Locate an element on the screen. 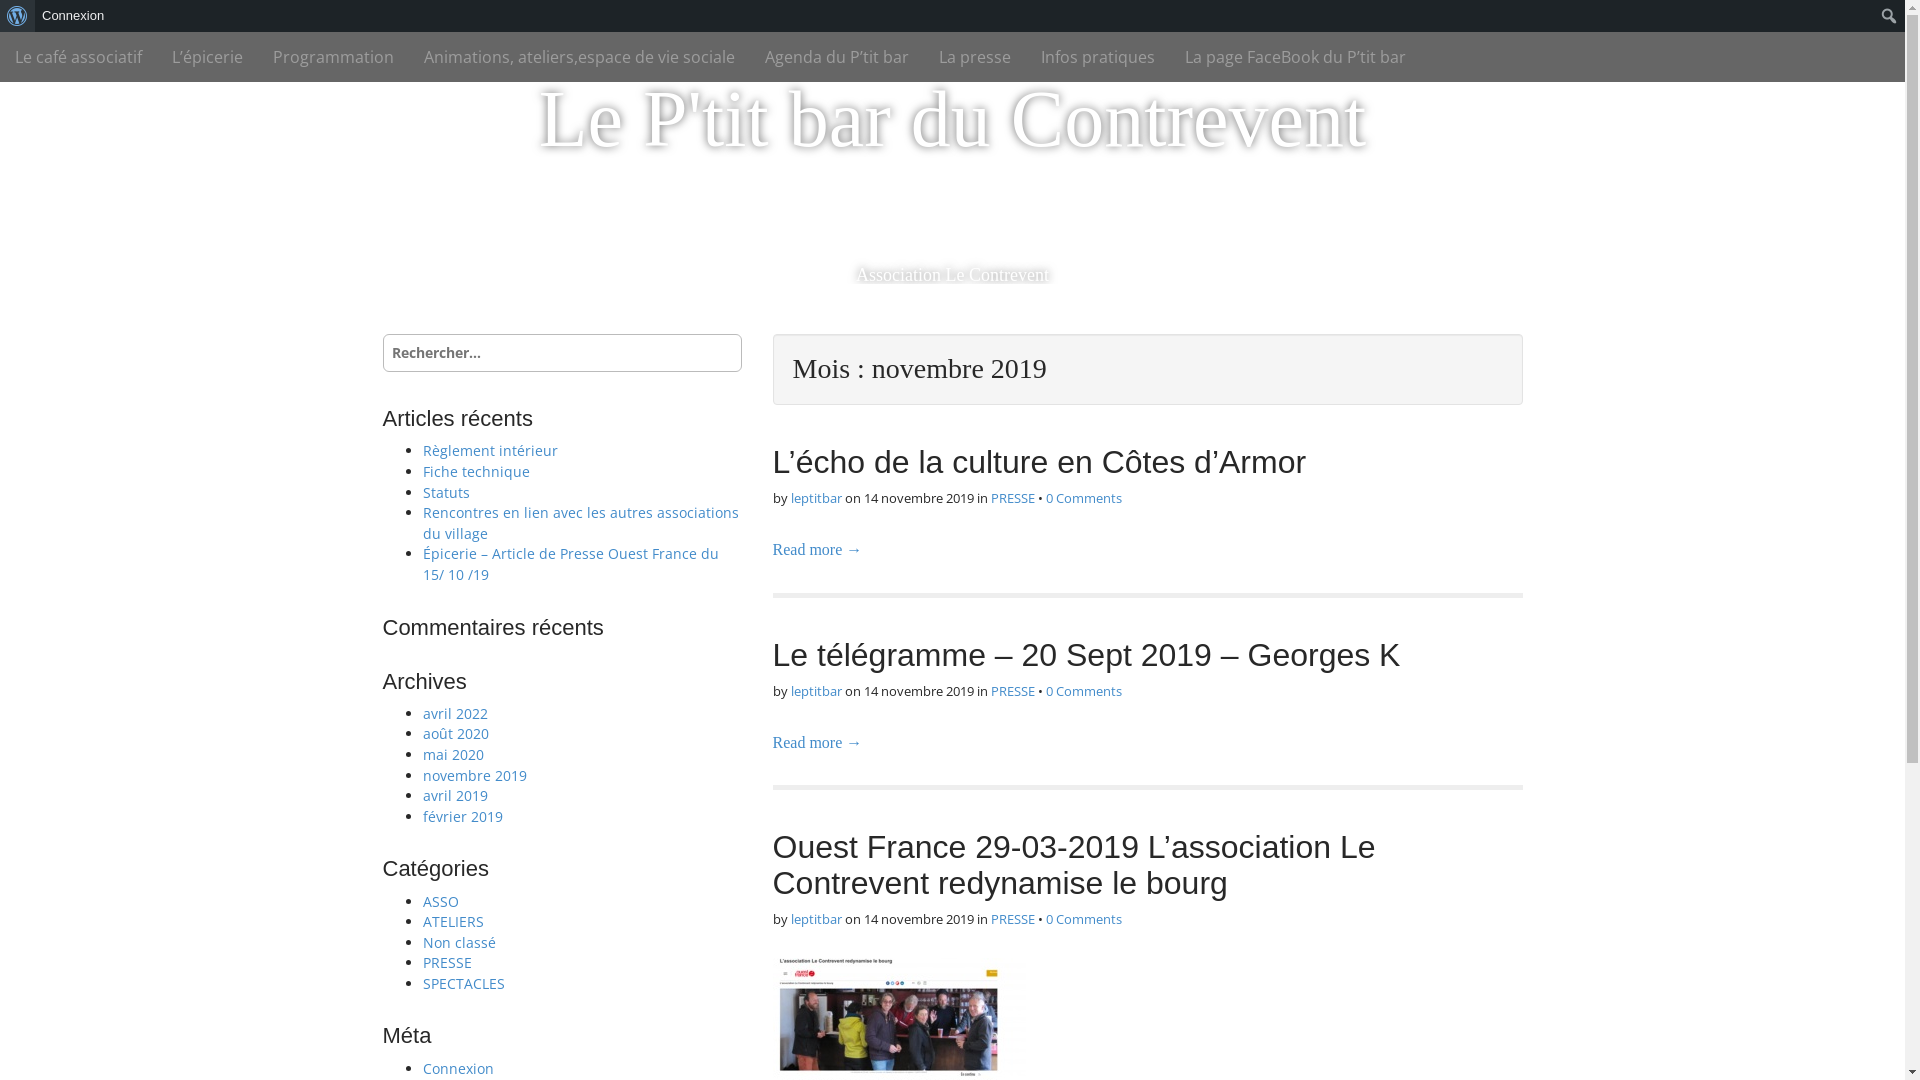  '0 Comments' is located at coordinates (1083, 496).